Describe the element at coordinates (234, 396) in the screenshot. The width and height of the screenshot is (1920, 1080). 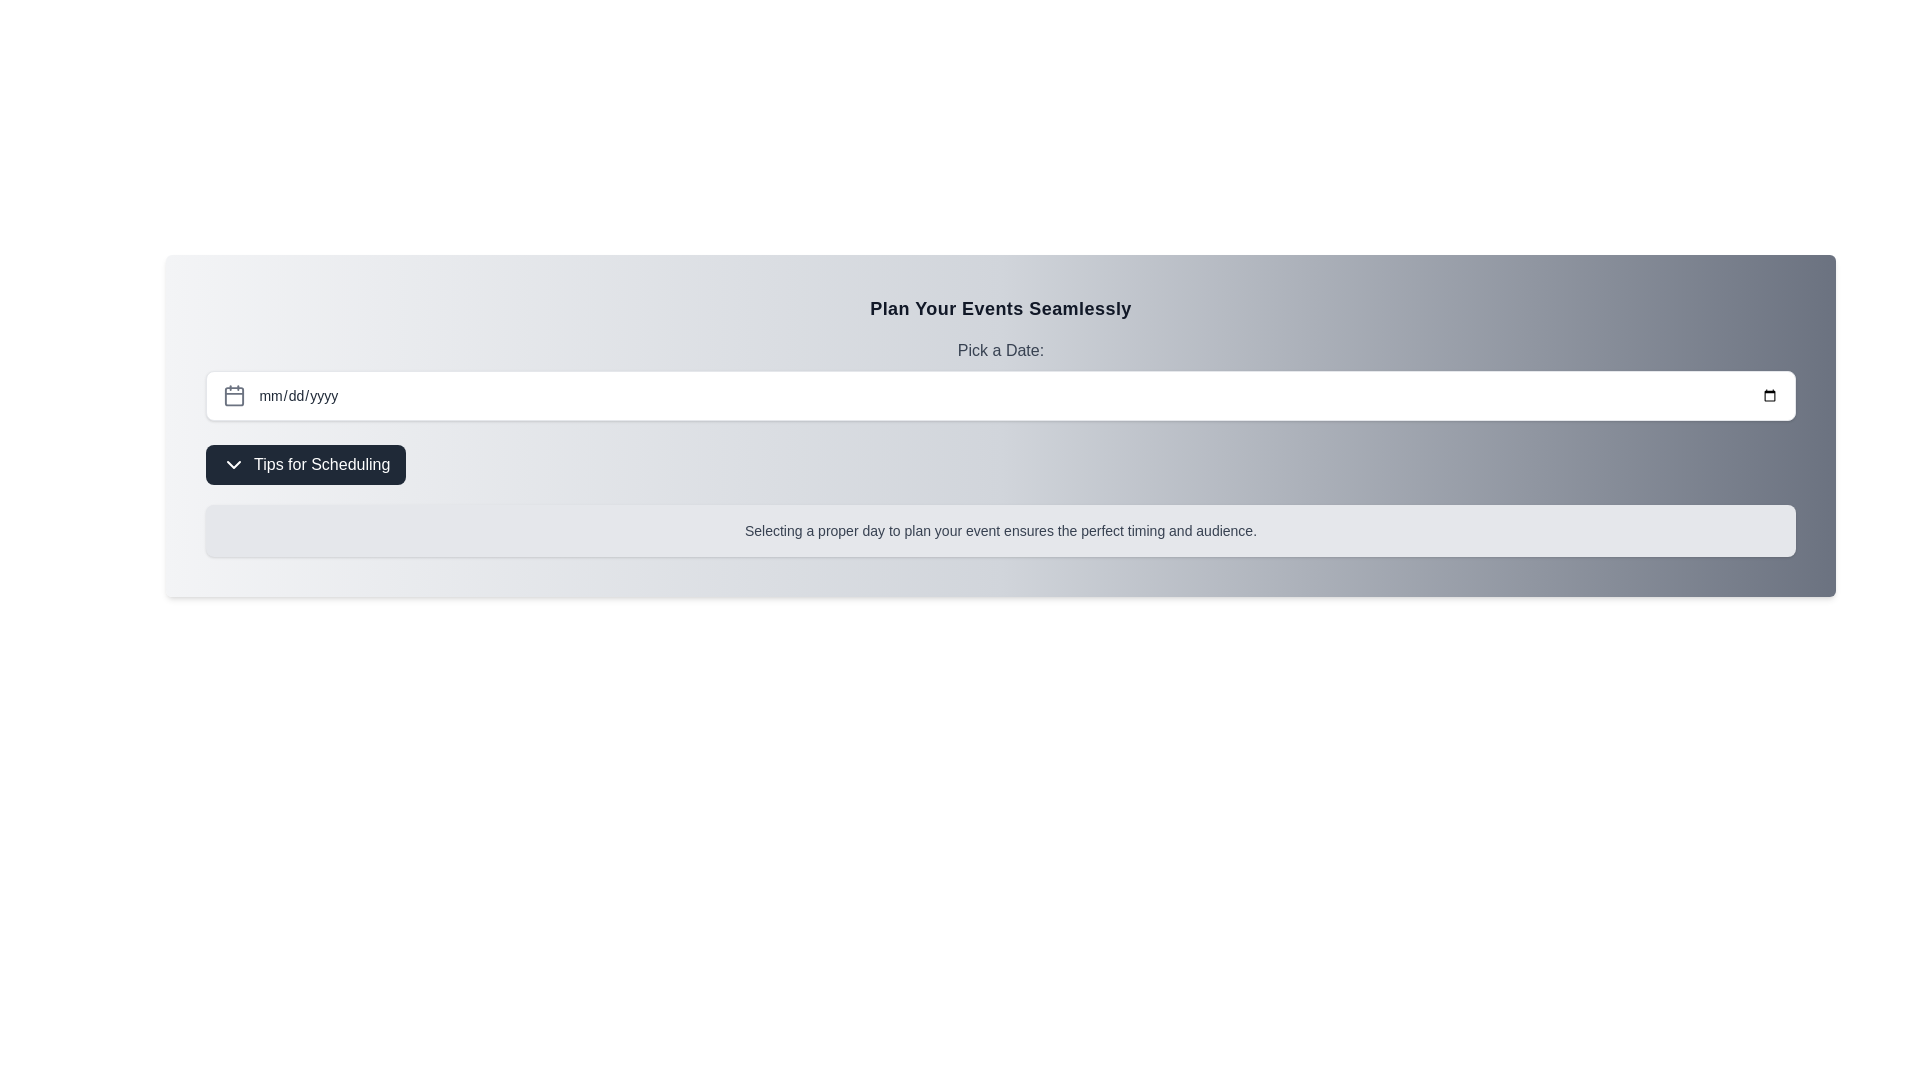
I see `the calendar icon located to the left of the 'Pick a Date' input field` at that location.